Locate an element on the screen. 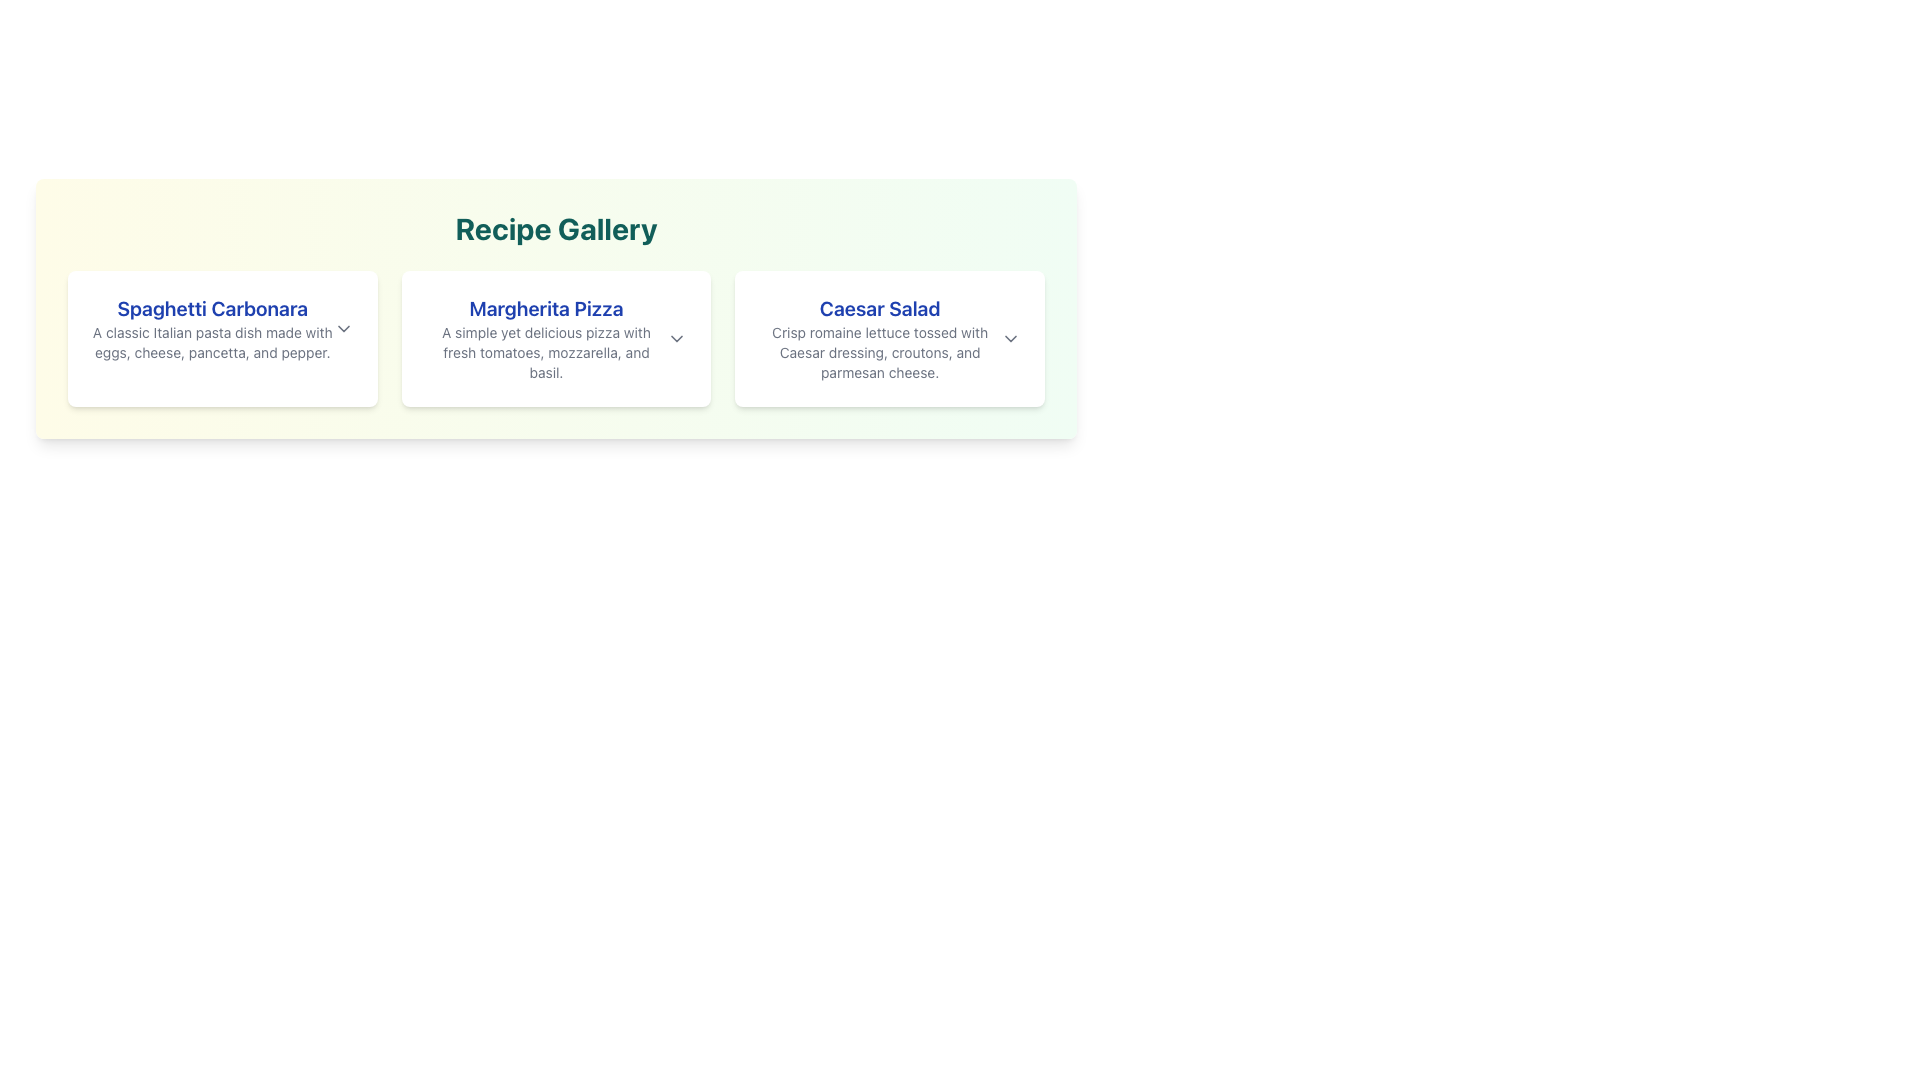 Image resolution: width=1920 pixels, height=1080 pixels. descriptive text about the 'Margherita Pizza' recipe located in the lower text block of the middle card in a group of three horizontally aligned cards is located at coordinates (546, 352).